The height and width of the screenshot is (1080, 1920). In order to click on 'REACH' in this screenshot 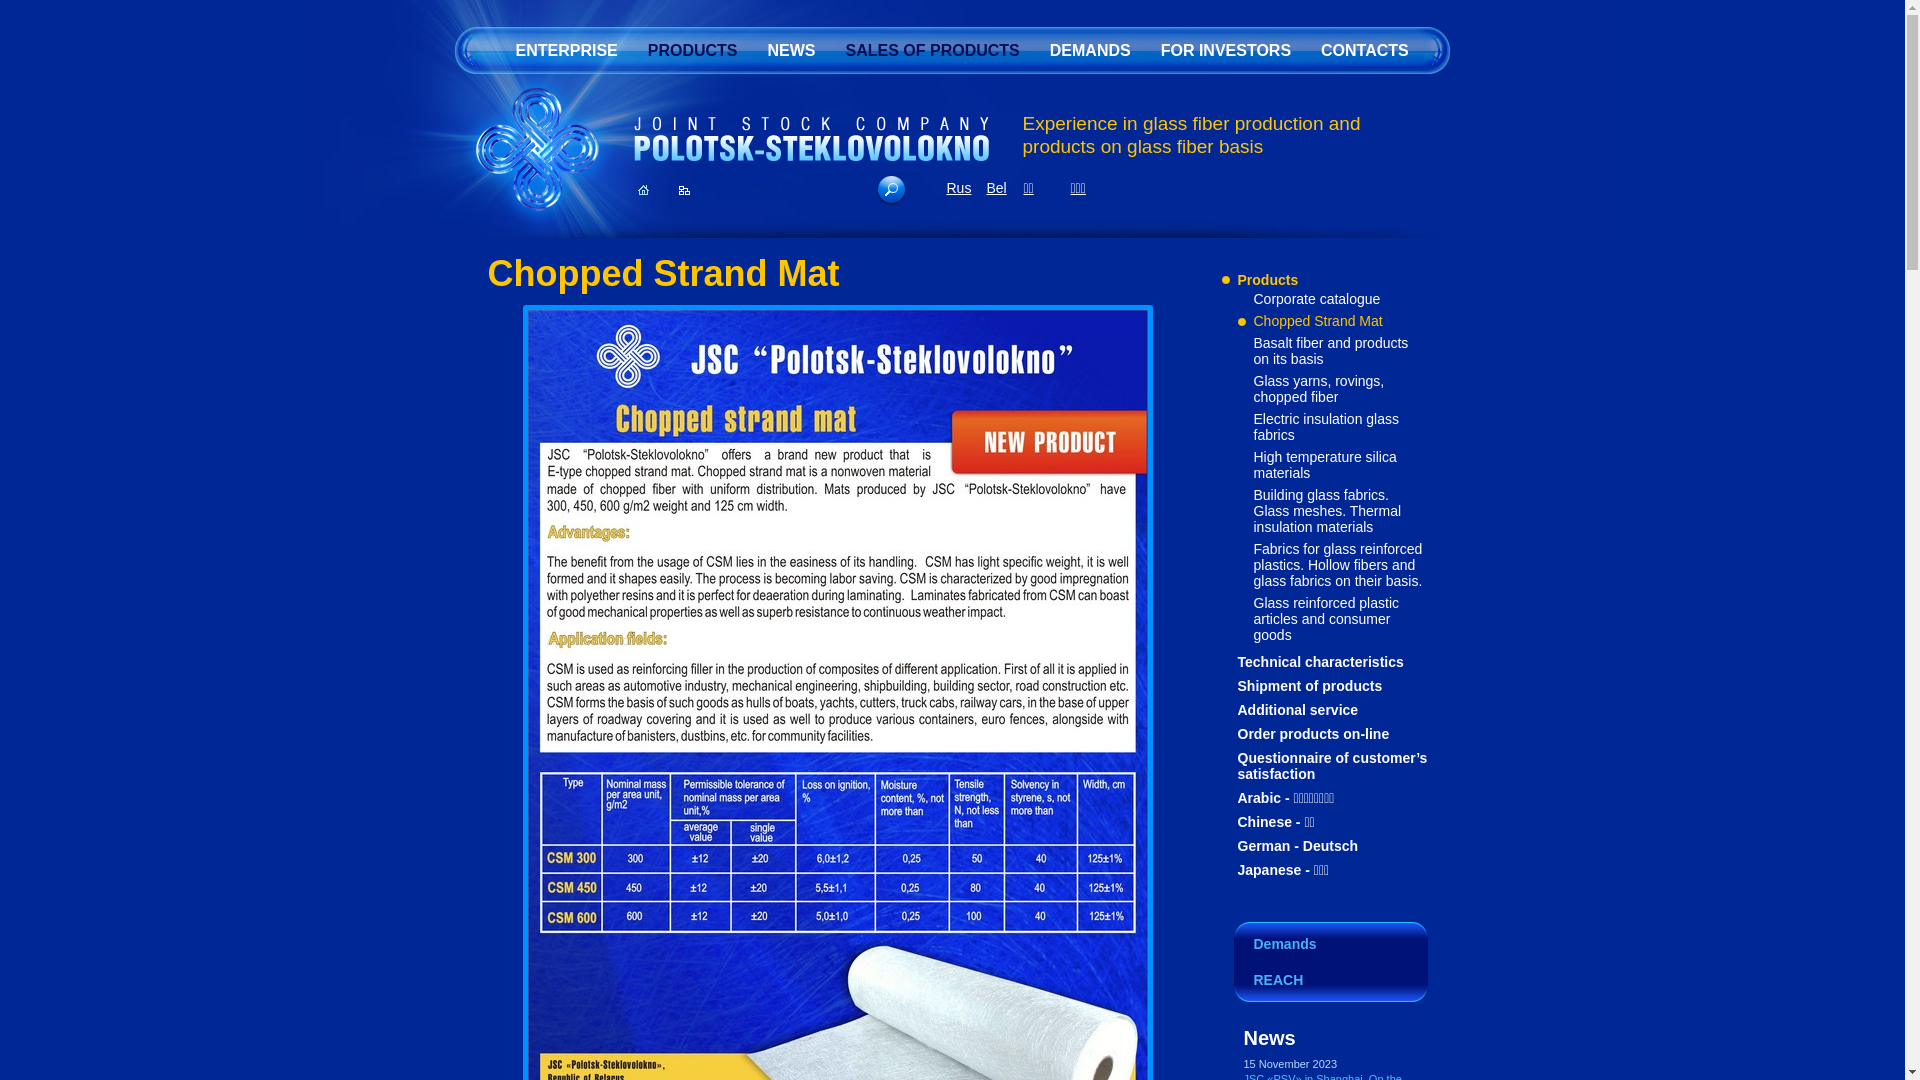, I will do `click(1330, 981)`.